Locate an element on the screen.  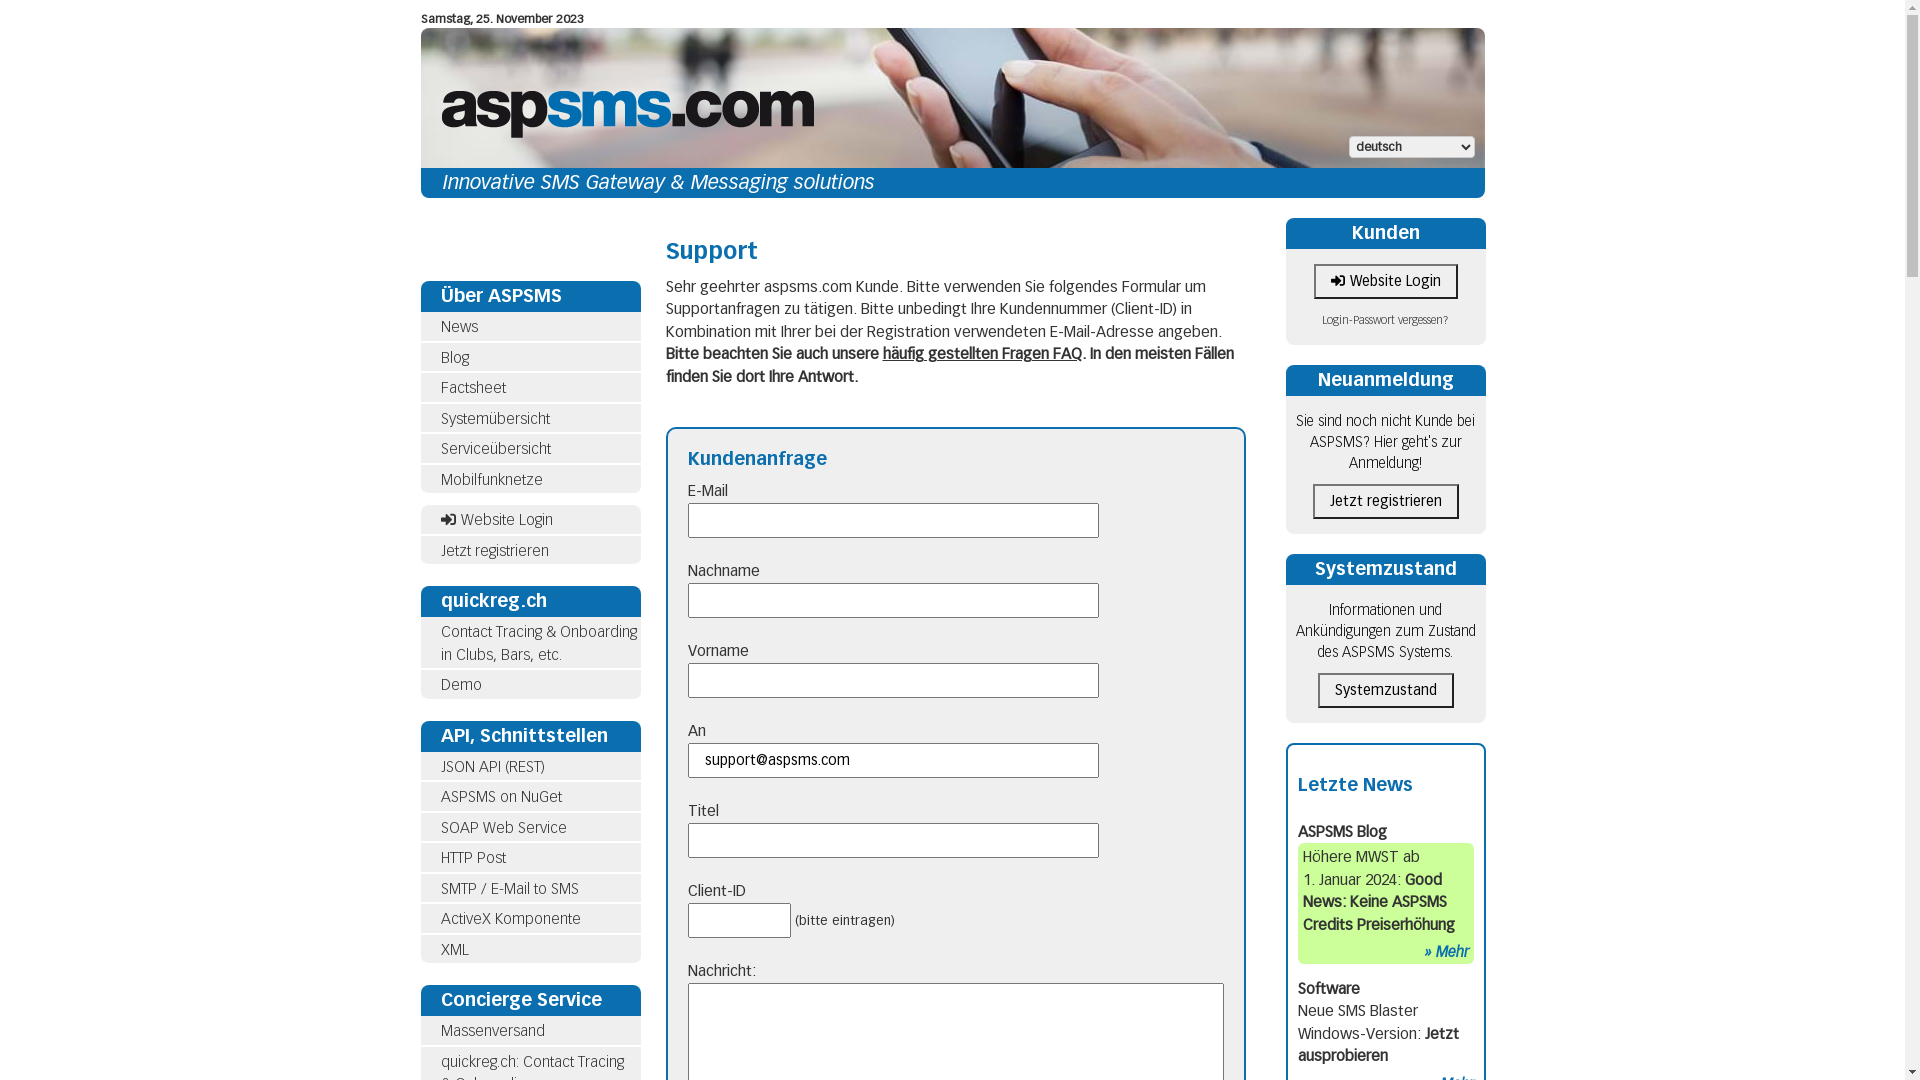
'Mobilfunknetze' is located at coordinates (490, 478).